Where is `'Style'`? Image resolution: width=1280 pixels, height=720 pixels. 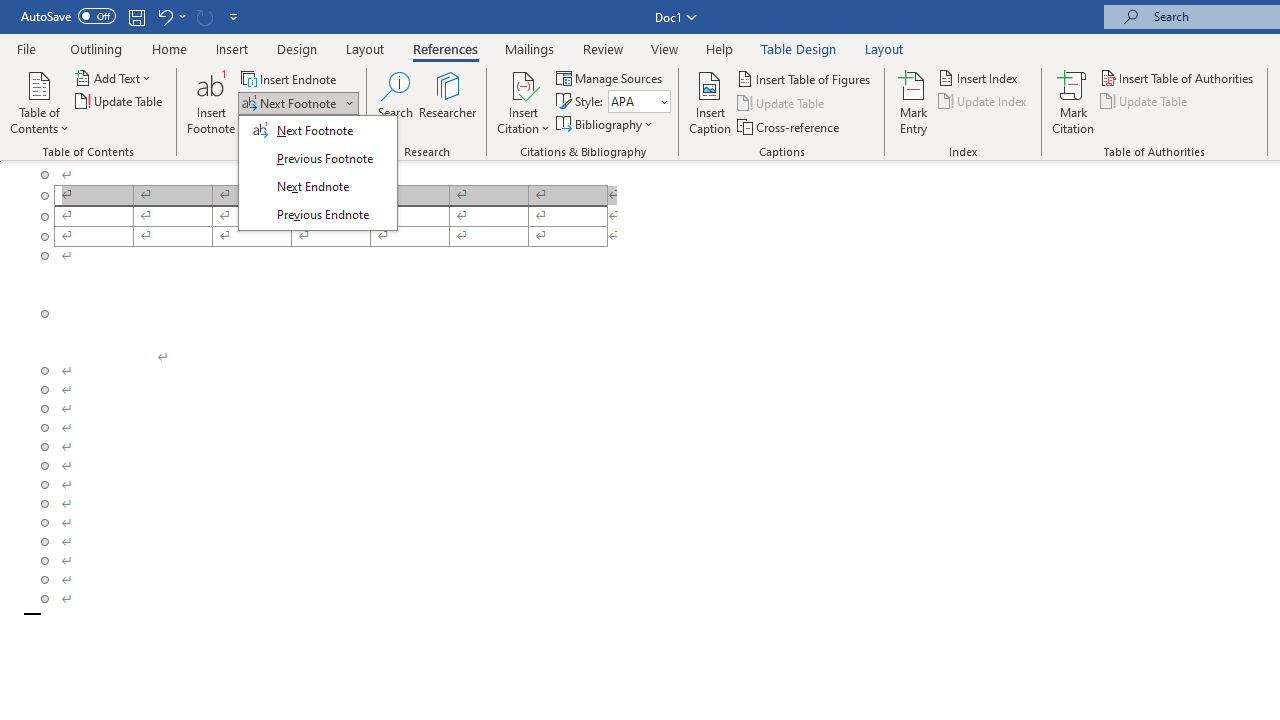
'Style' is located at coordinates (631, 101).